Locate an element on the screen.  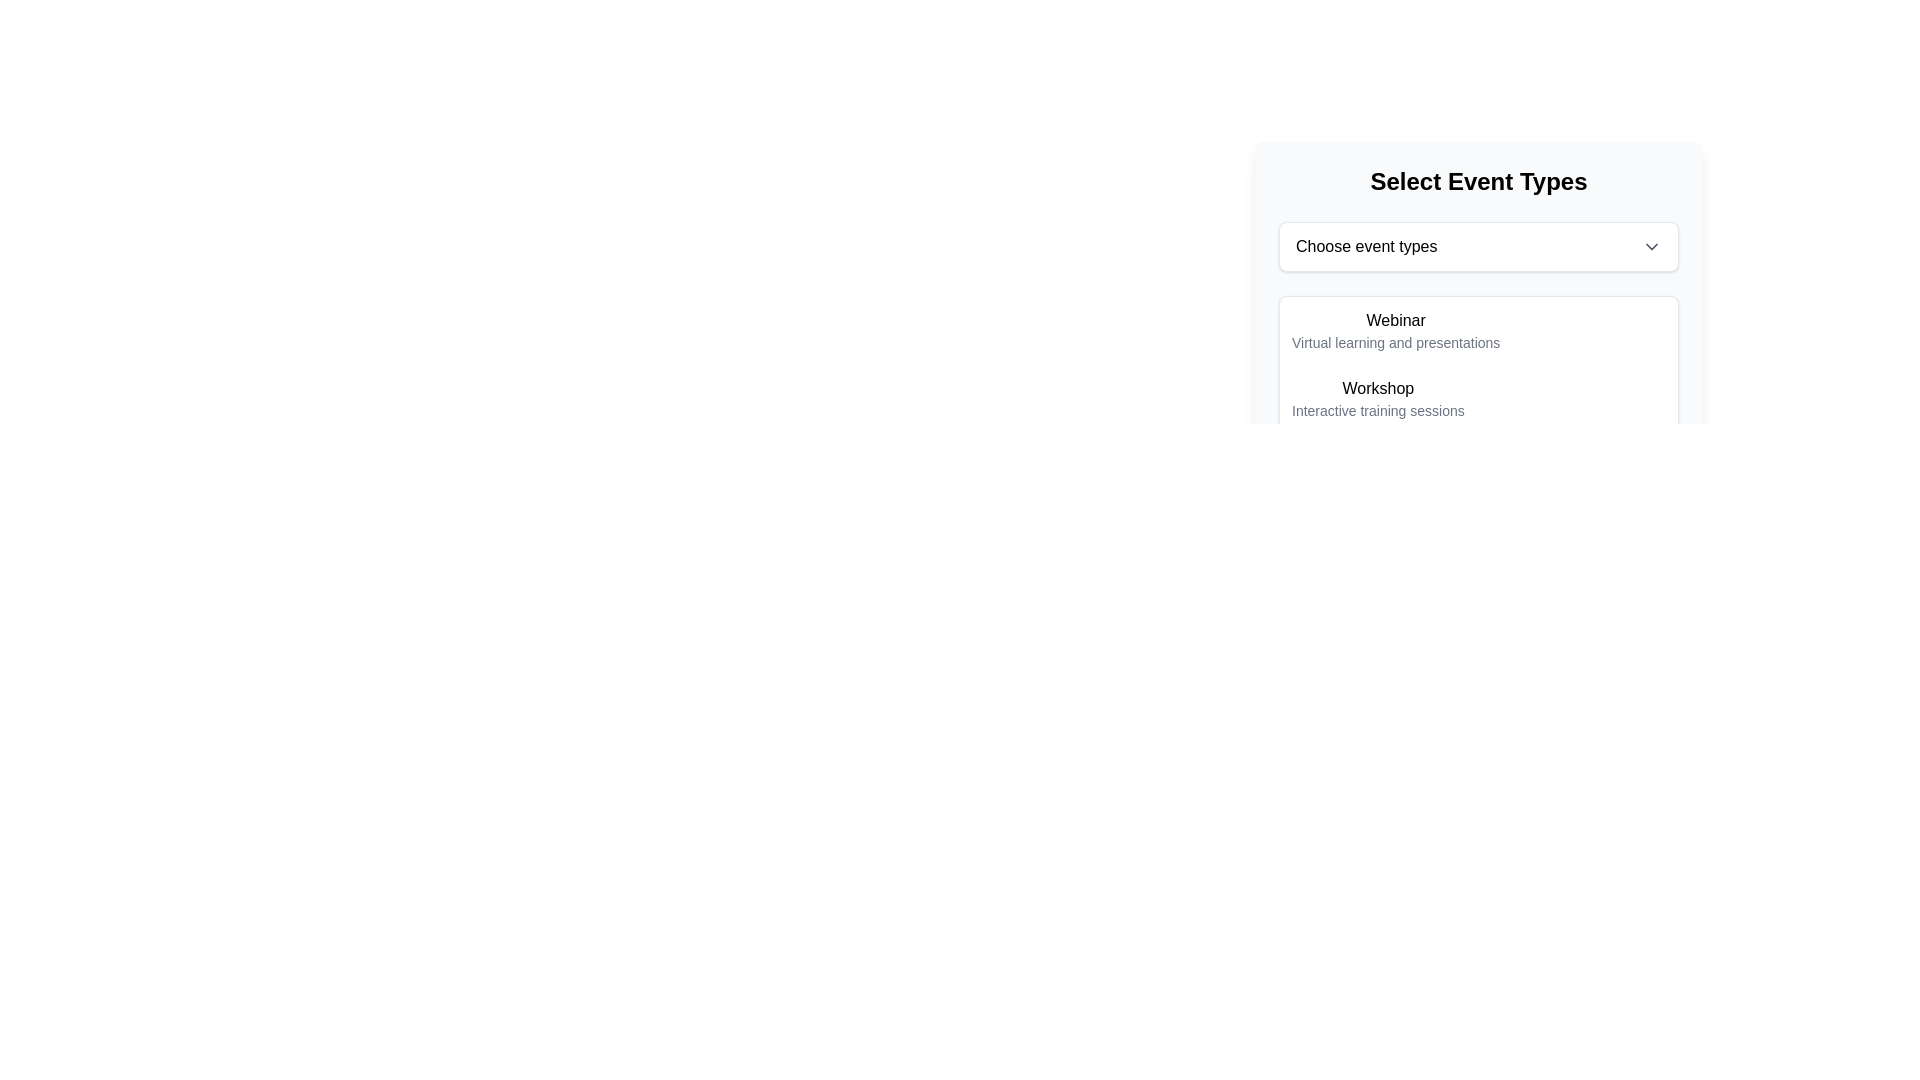
the selectable list item element with the title 'Webinar' and subtitle 'Virtual learning and presentations' is located at coordinates (1478, 330).